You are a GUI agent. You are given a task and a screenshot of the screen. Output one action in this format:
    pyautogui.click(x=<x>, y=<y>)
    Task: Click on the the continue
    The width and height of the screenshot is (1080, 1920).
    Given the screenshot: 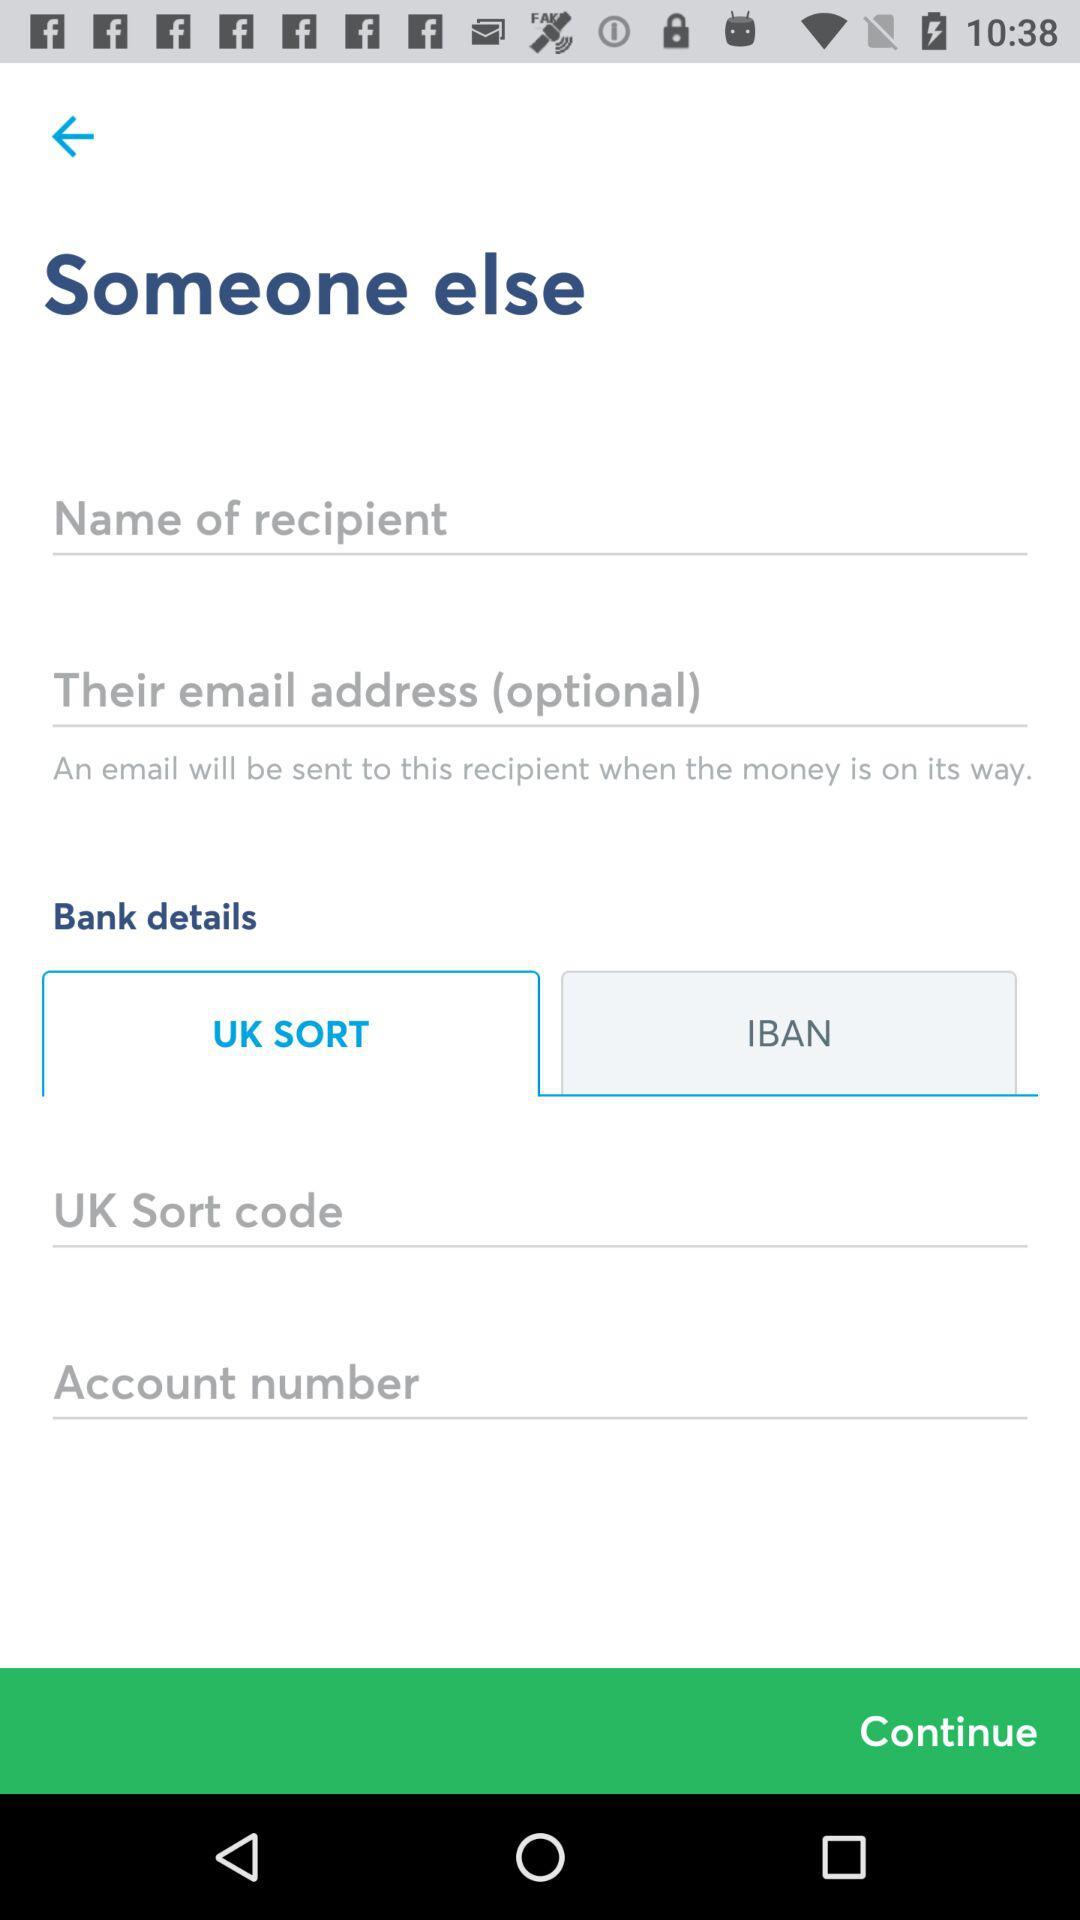 What is the action you would take?
    pyautogui.click(x=540, y=1730)
    